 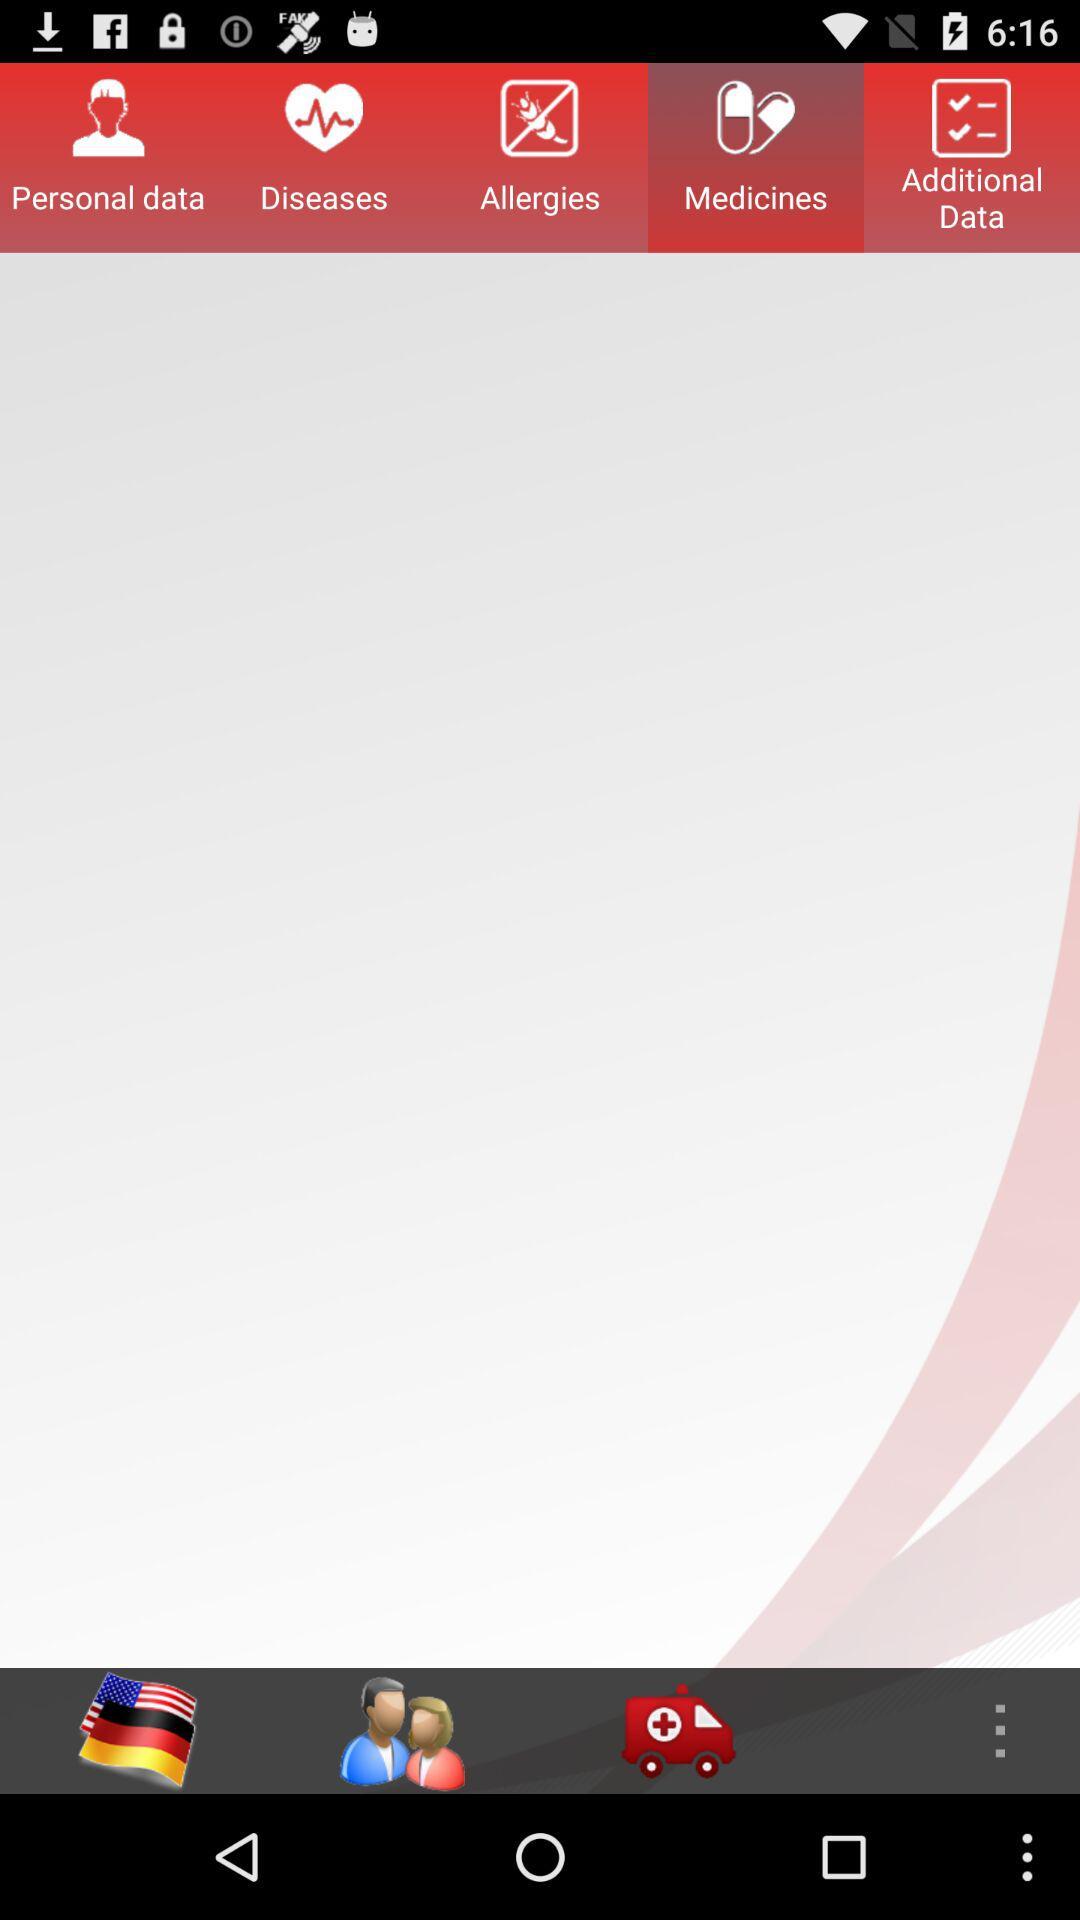 I want to click on the item next to allergies item, so click(x=323, y=156).